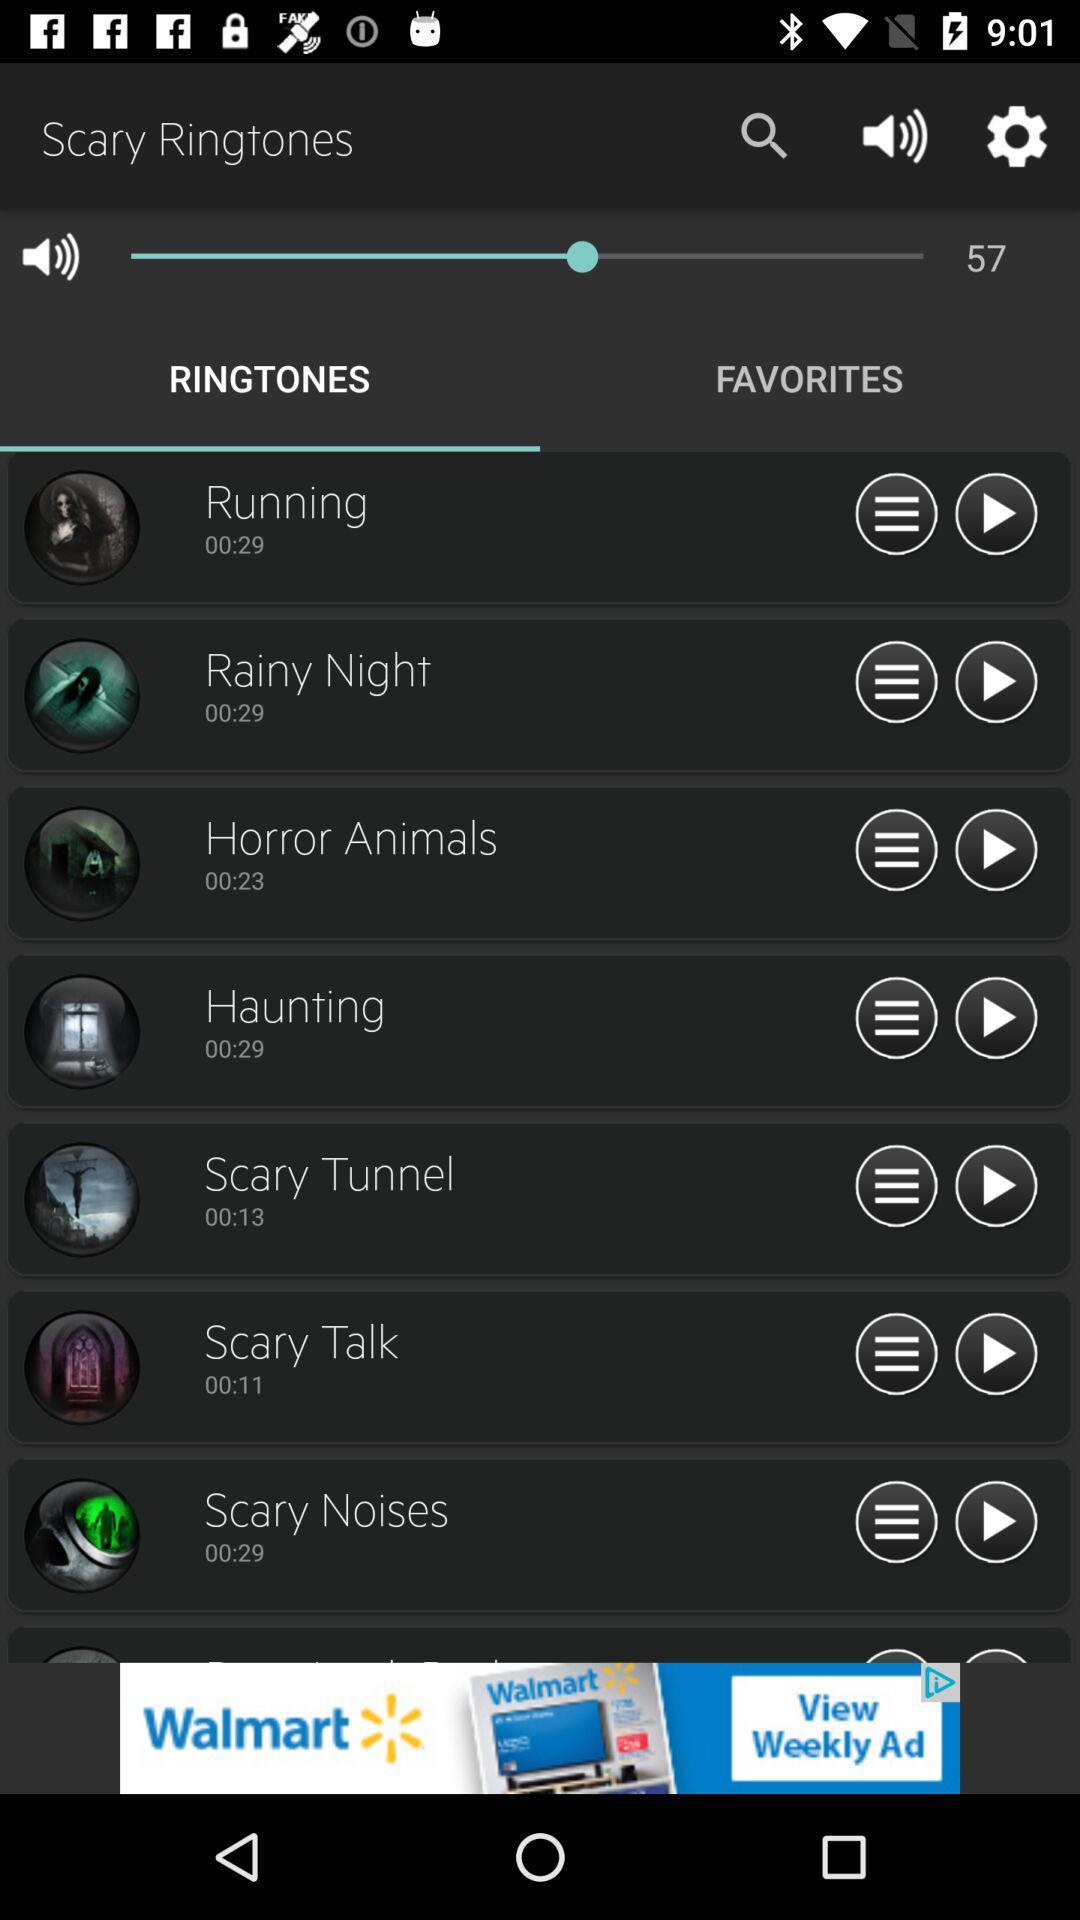 The image size is (1080, 1920). What do you see at coordinates (80, 1367) in the screenshot?
I see `open author image` at bounding box center [80, 1367].